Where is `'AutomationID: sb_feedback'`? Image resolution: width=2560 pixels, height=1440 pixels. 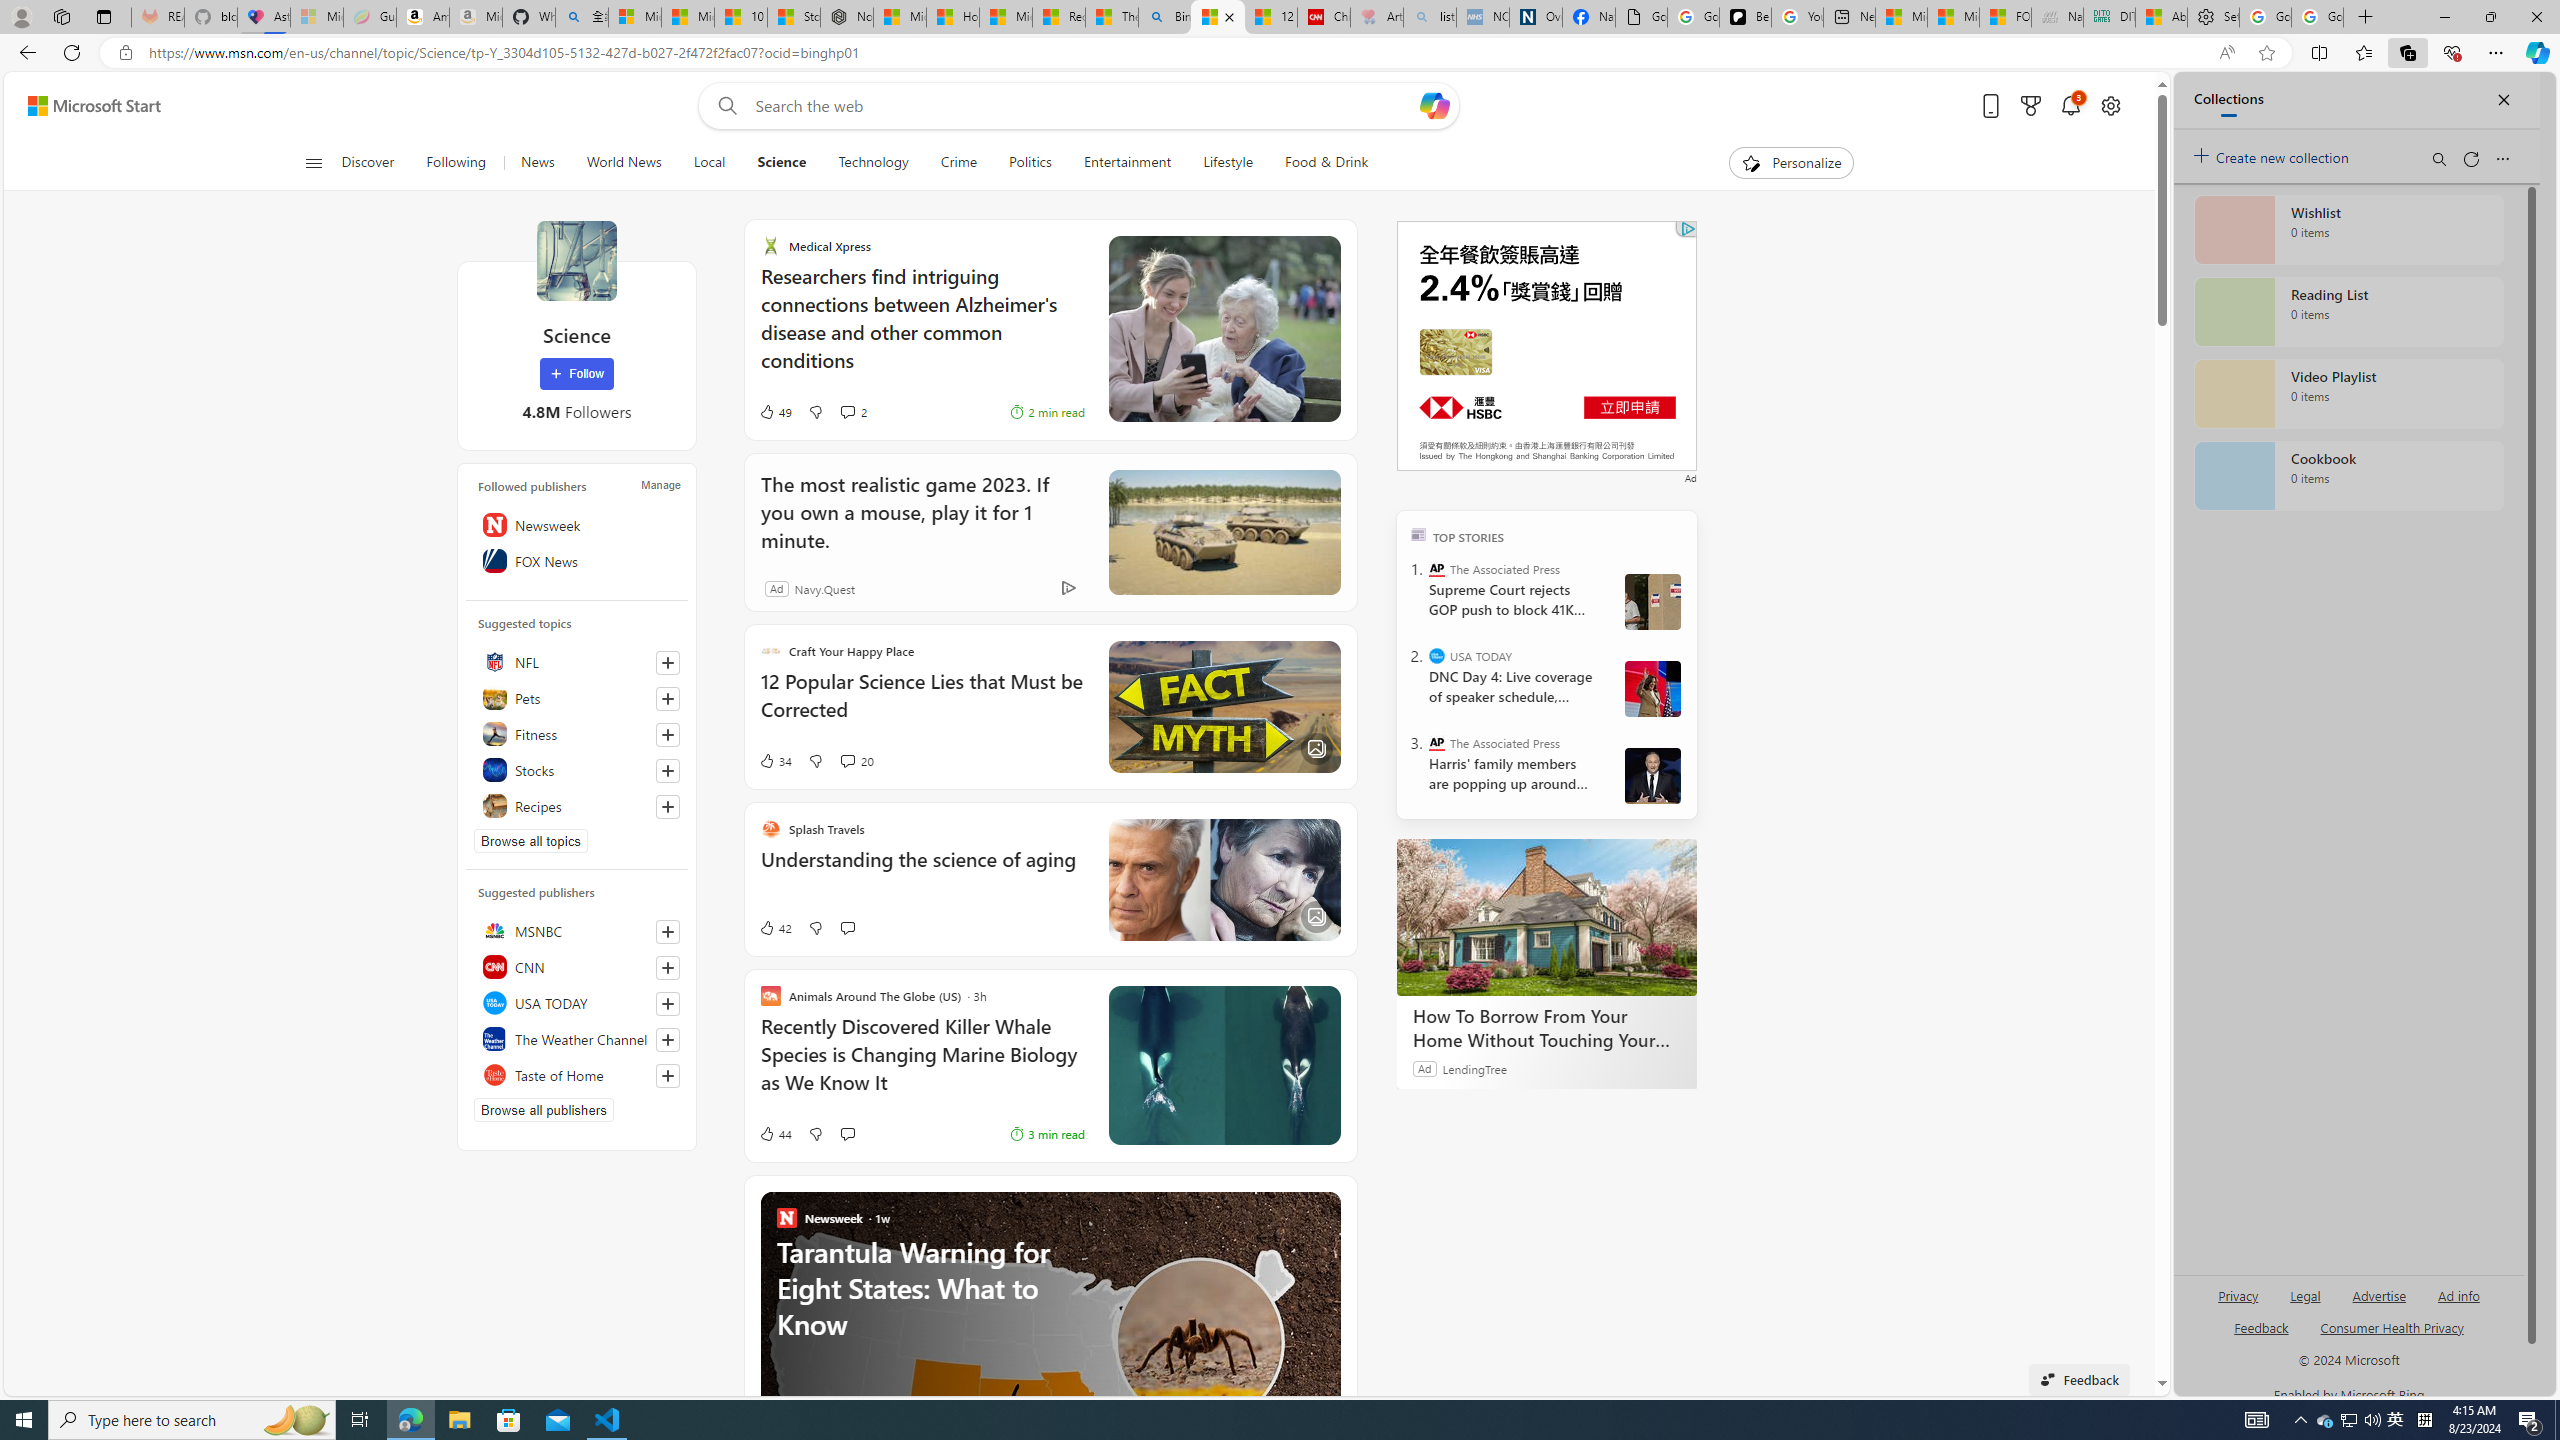 'AutomationID: sb_feedback' is located at coordinates (2261, 1325).